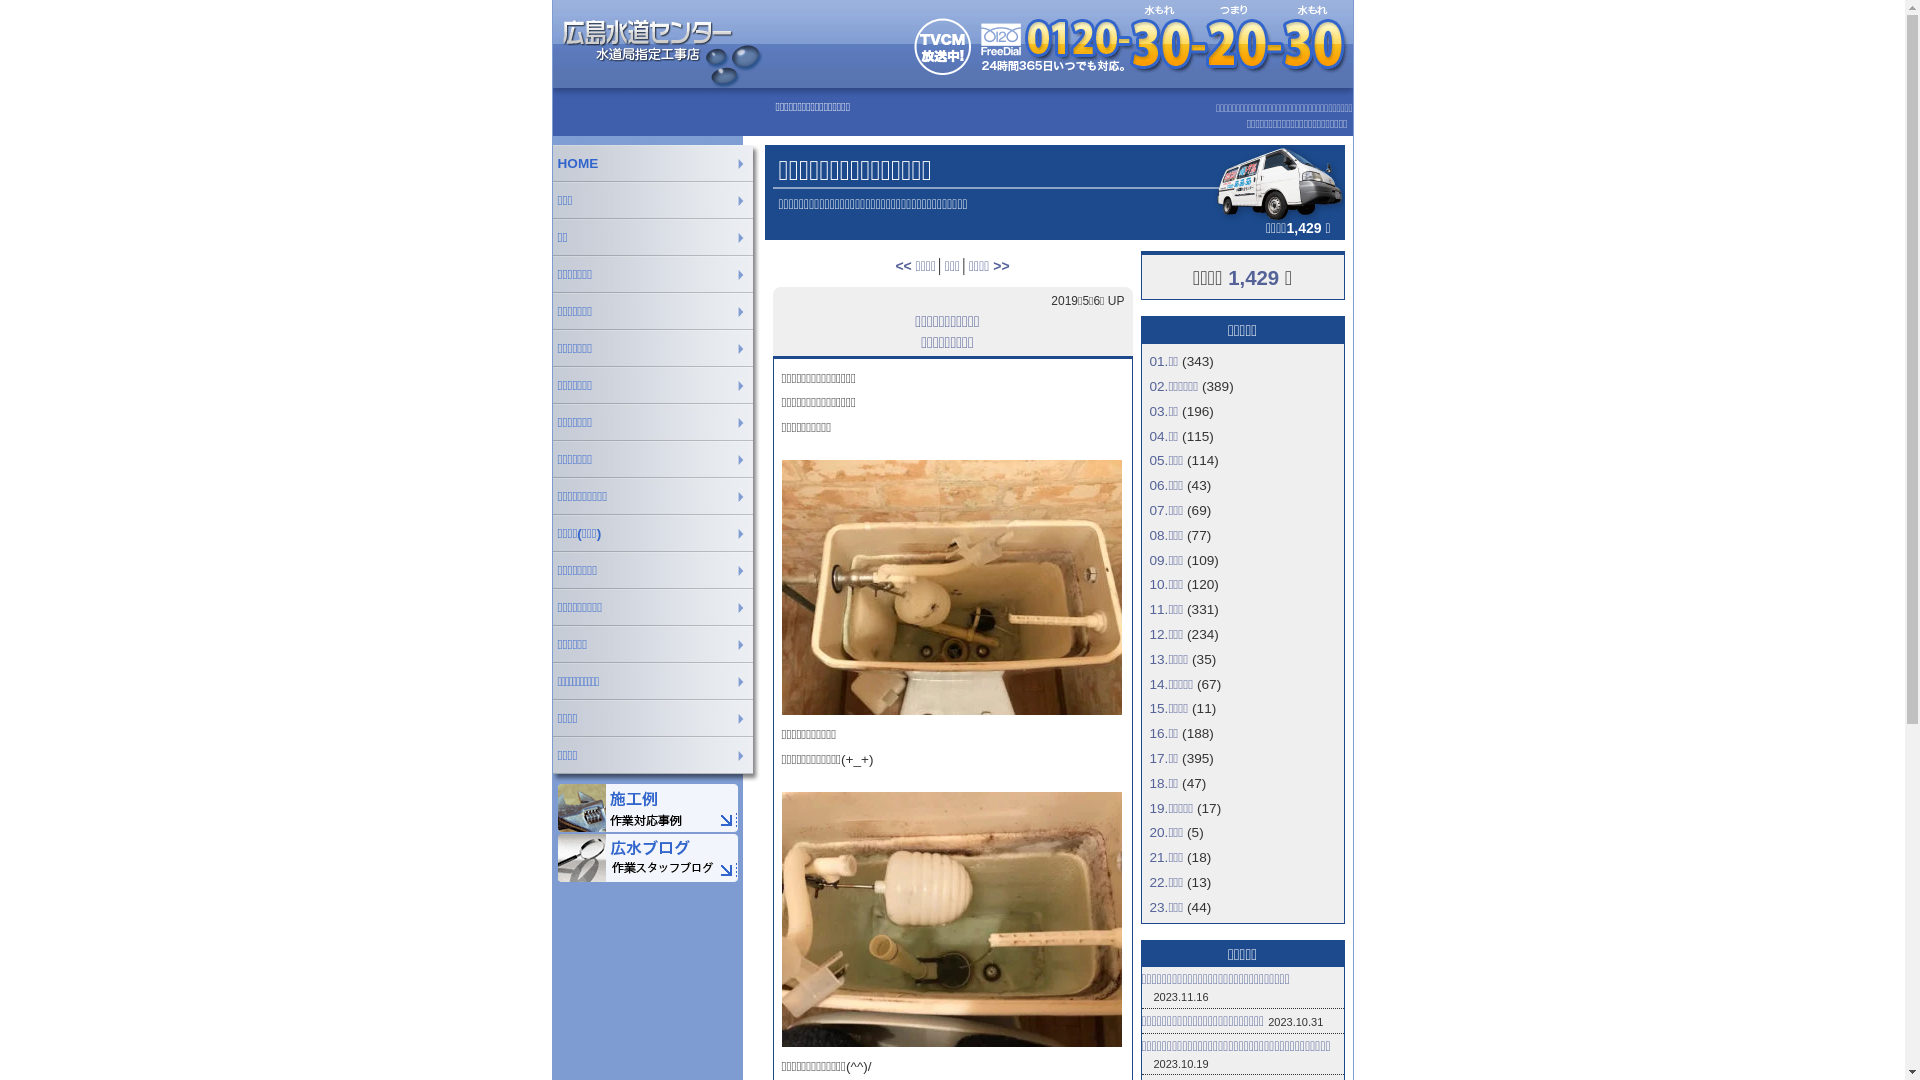 This screenshot has height=1080, width=1920. What do you see at coordinates (657, 162) in the screenshot?
I see `'HOME'` at bounding box center [657, 162].